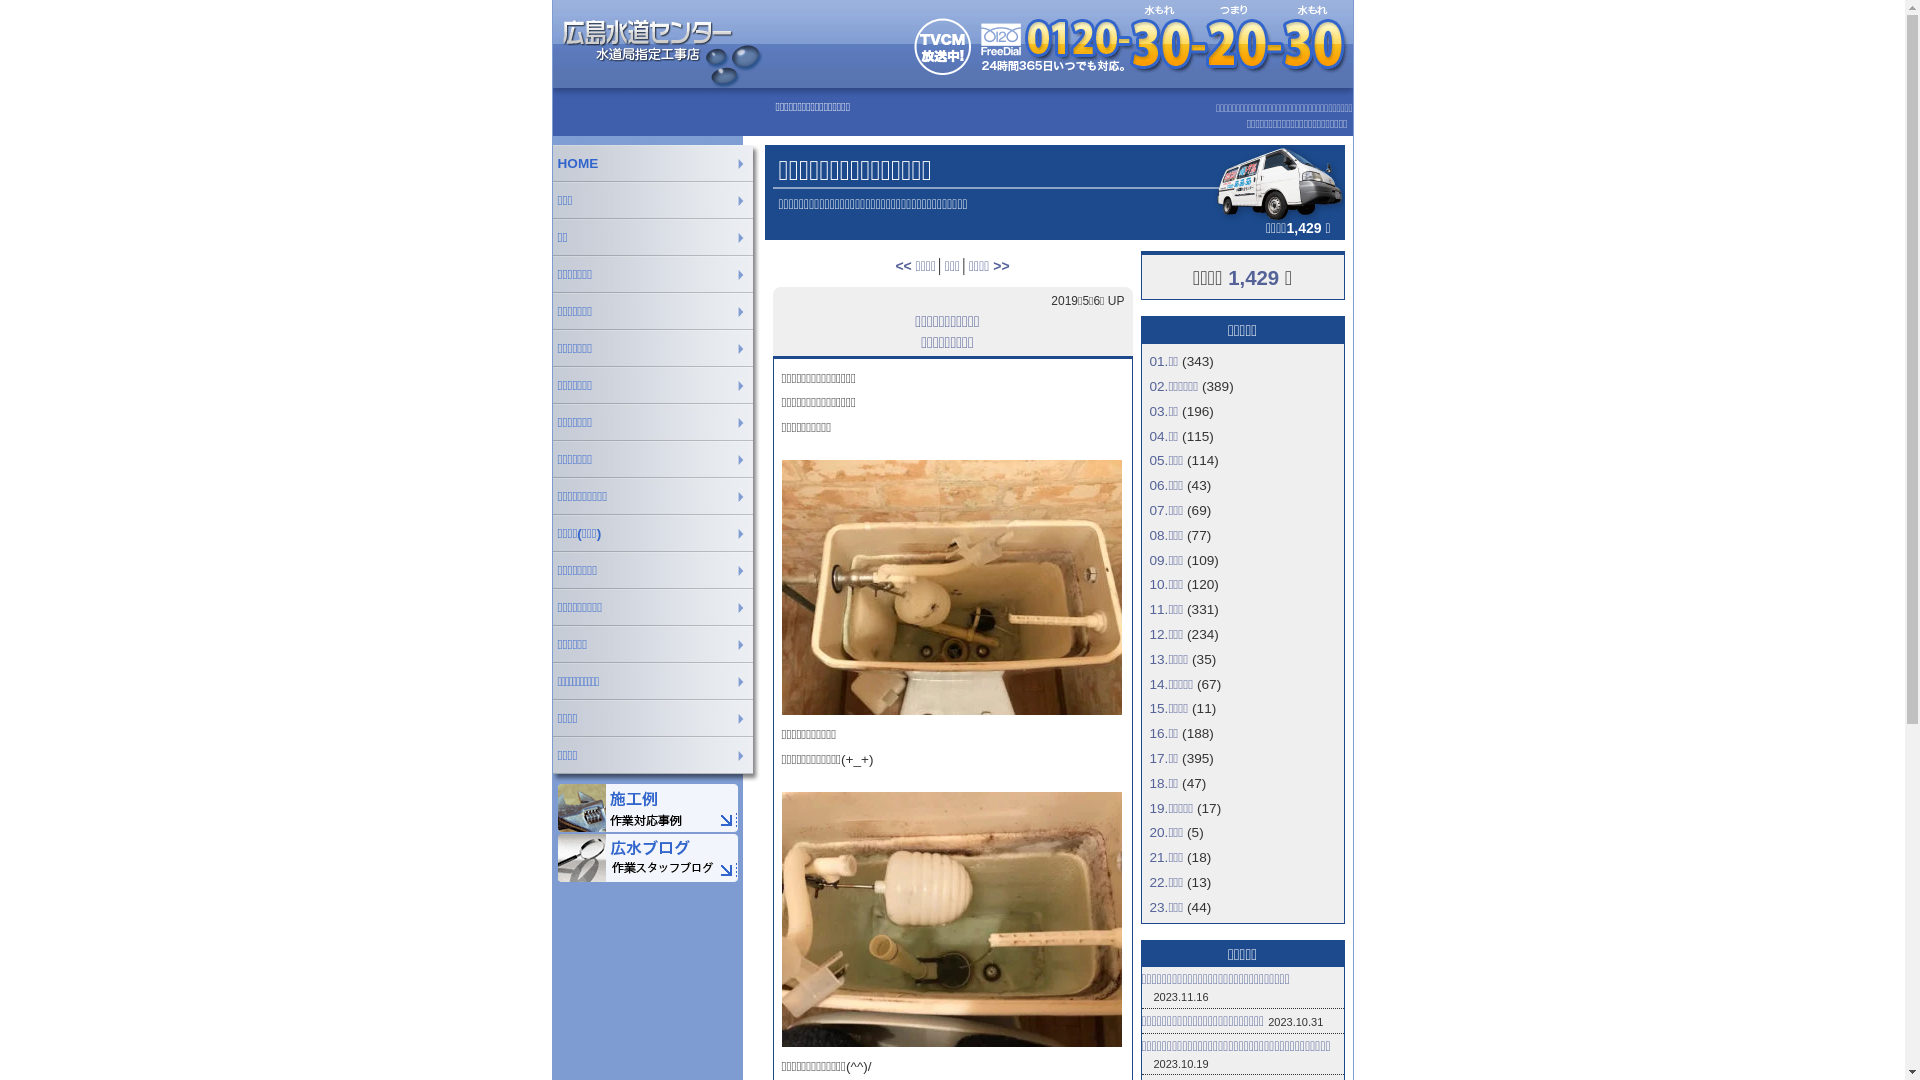 This screenshot has height=1080, width=1920. What do you see at coordinates (657, 162) in the screenshot?
I see `'HOME'` at bounding box center [657, 162].